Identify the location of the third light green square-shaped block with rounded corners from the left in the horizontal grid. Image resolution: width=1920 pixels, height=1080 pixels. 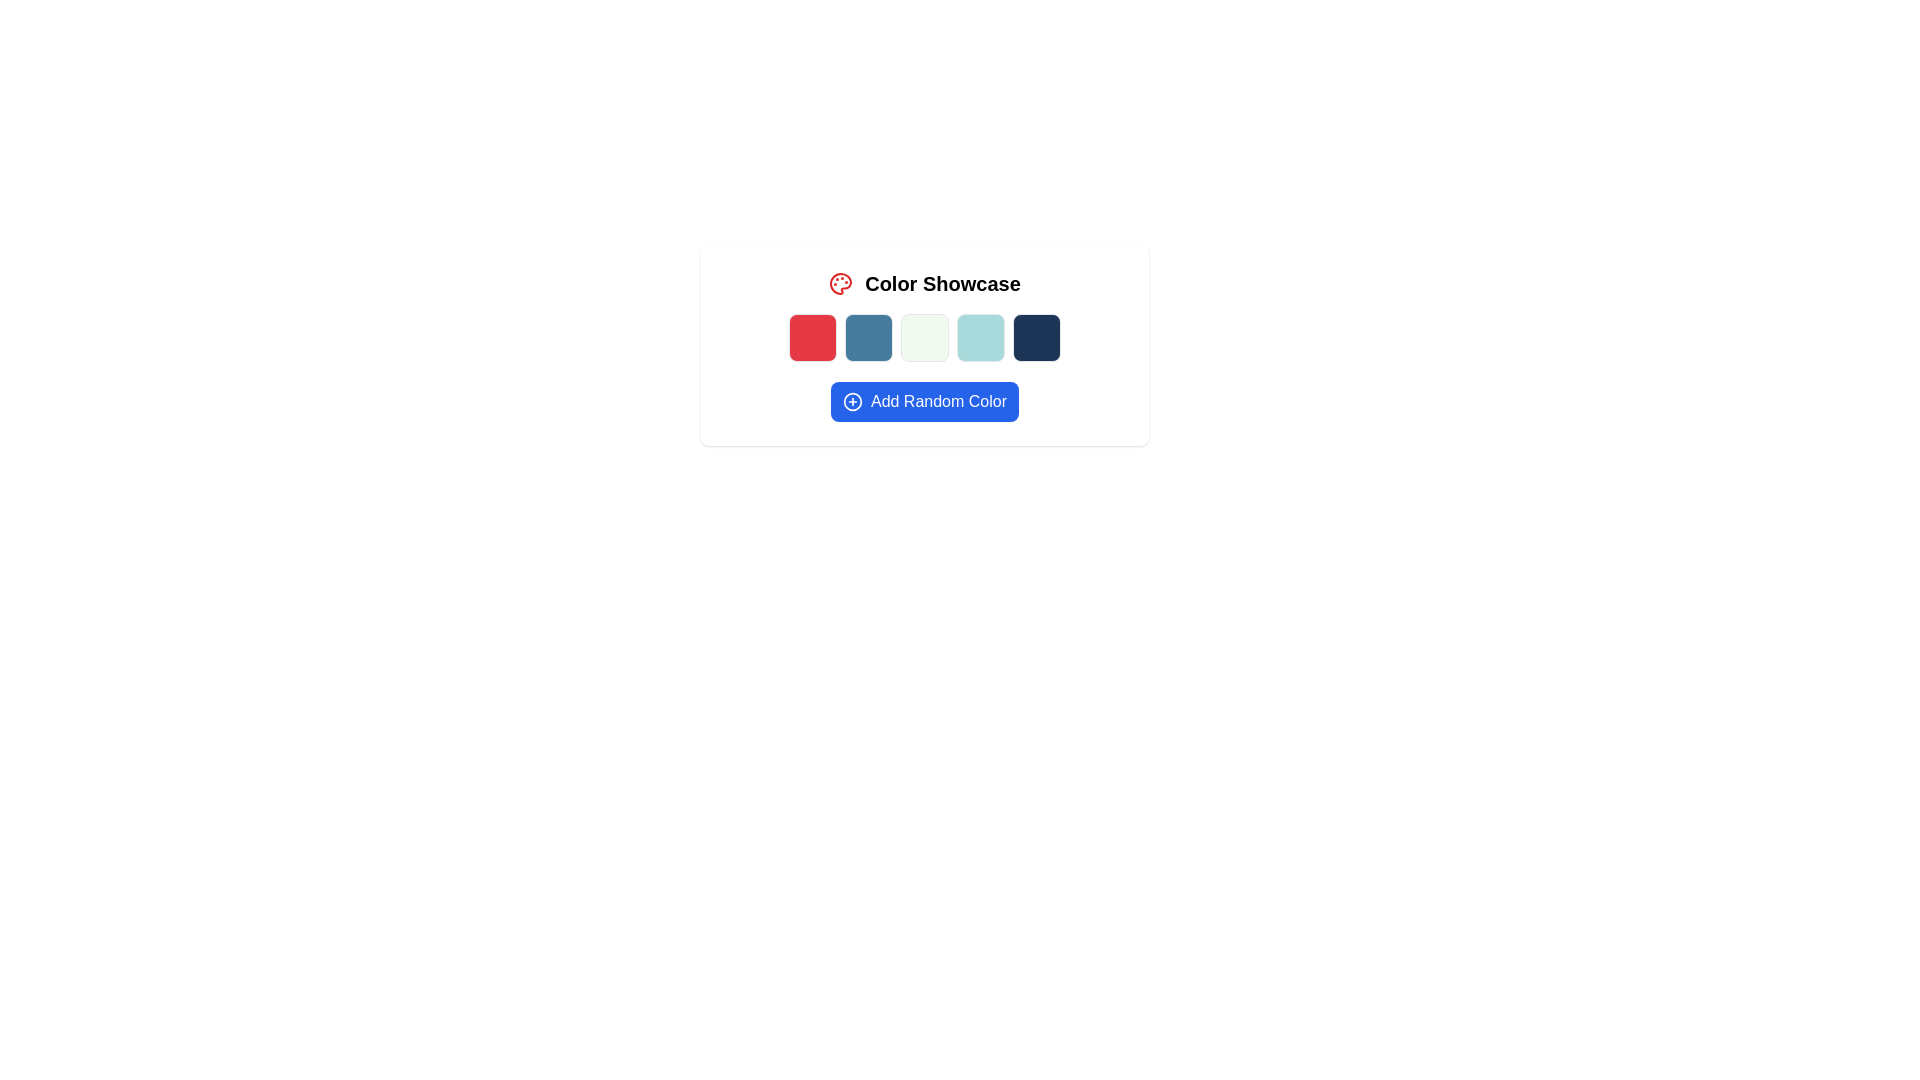
(924, 337).